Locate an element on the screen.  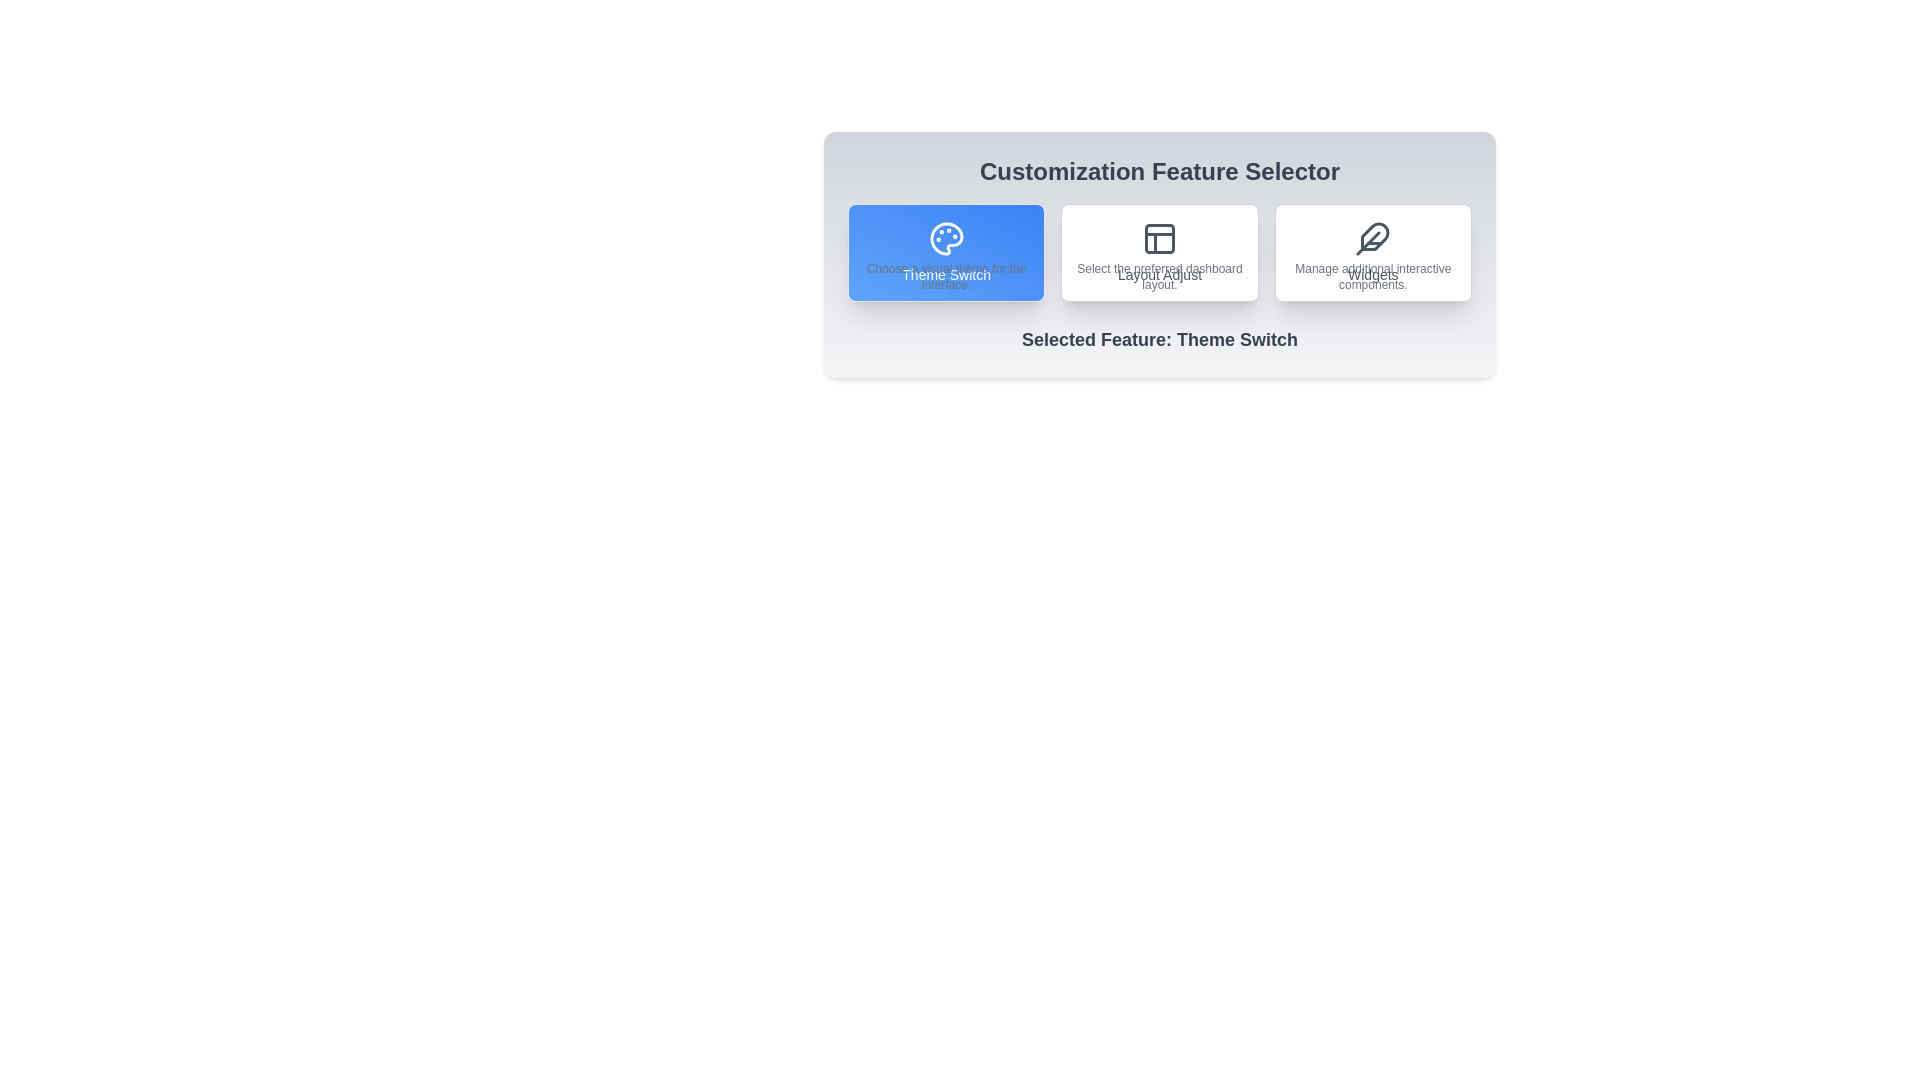
the button corresponding to the feature Layout Adjust to select it is located at coordinates (1160, 252).